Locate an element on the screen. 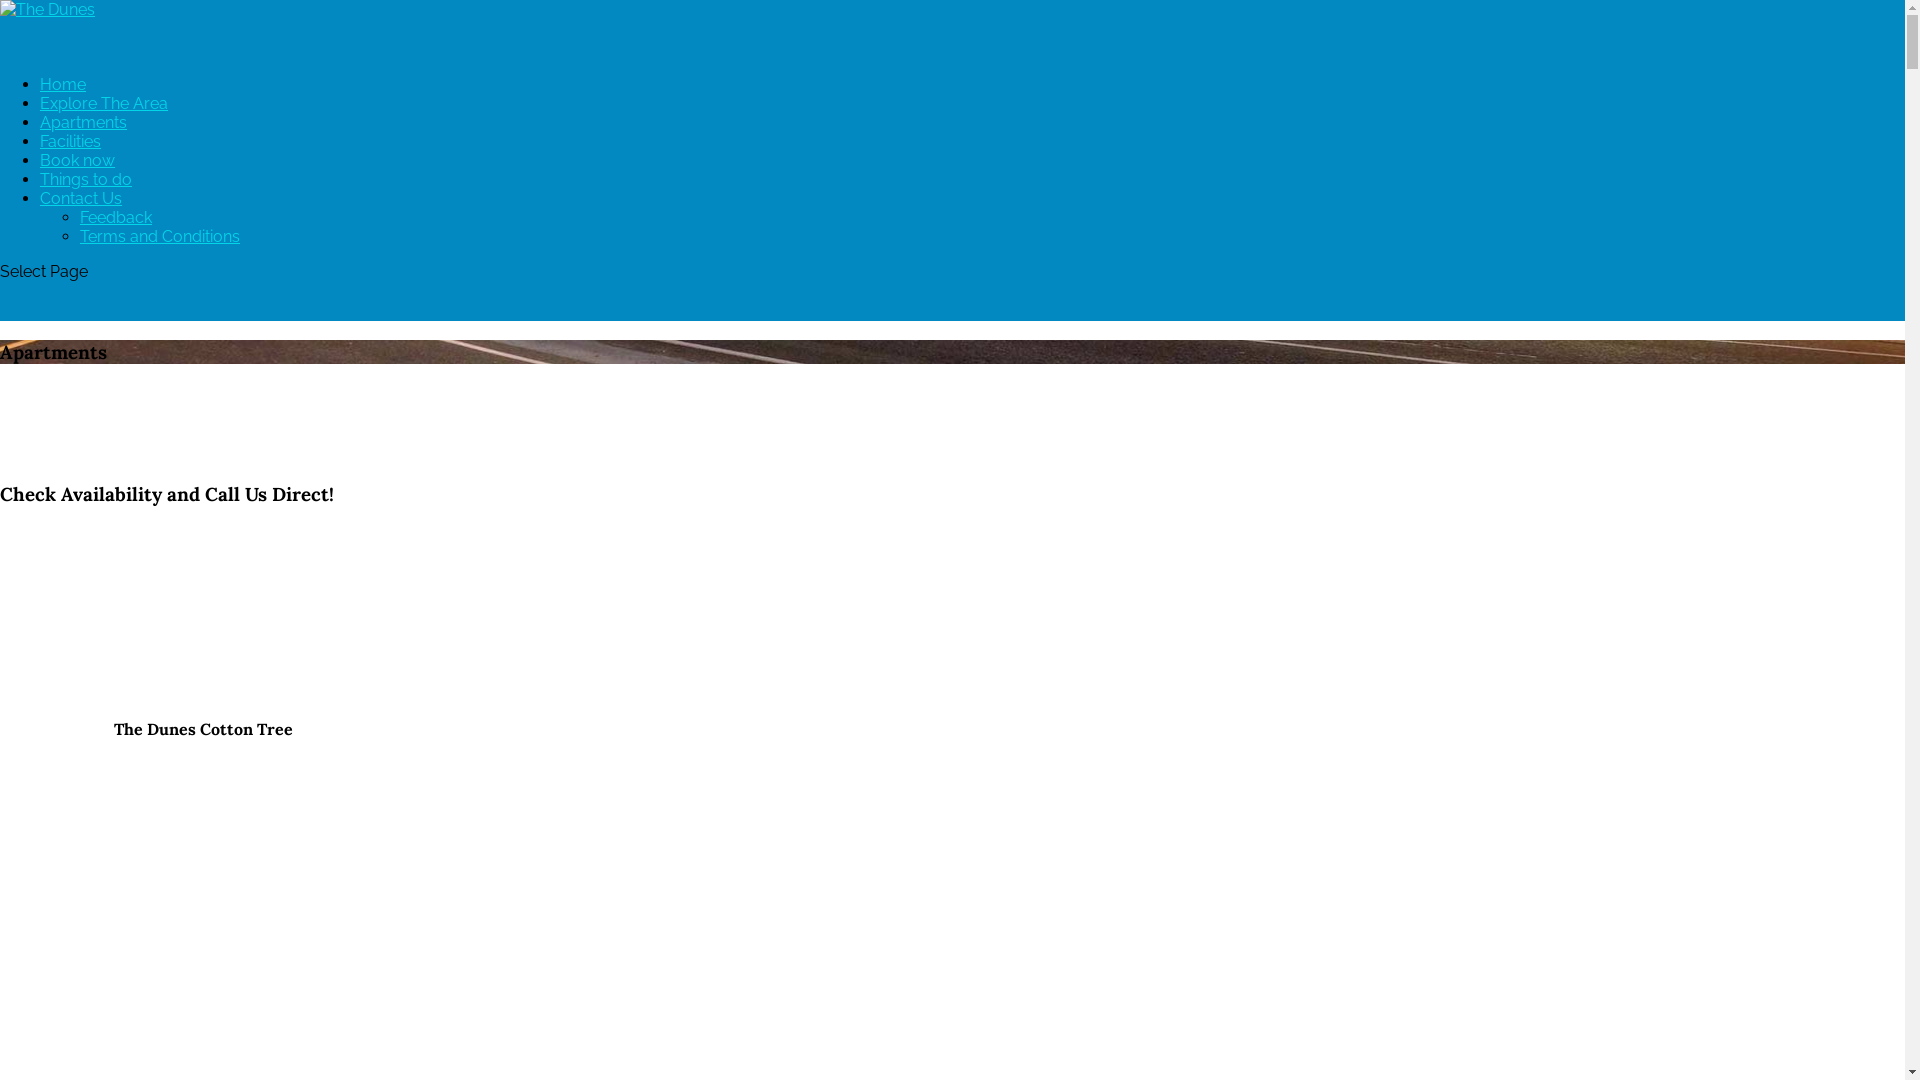 This screenshot has height=1080, width=1920. 'Contact Us' is located at coordinates (39, 218).